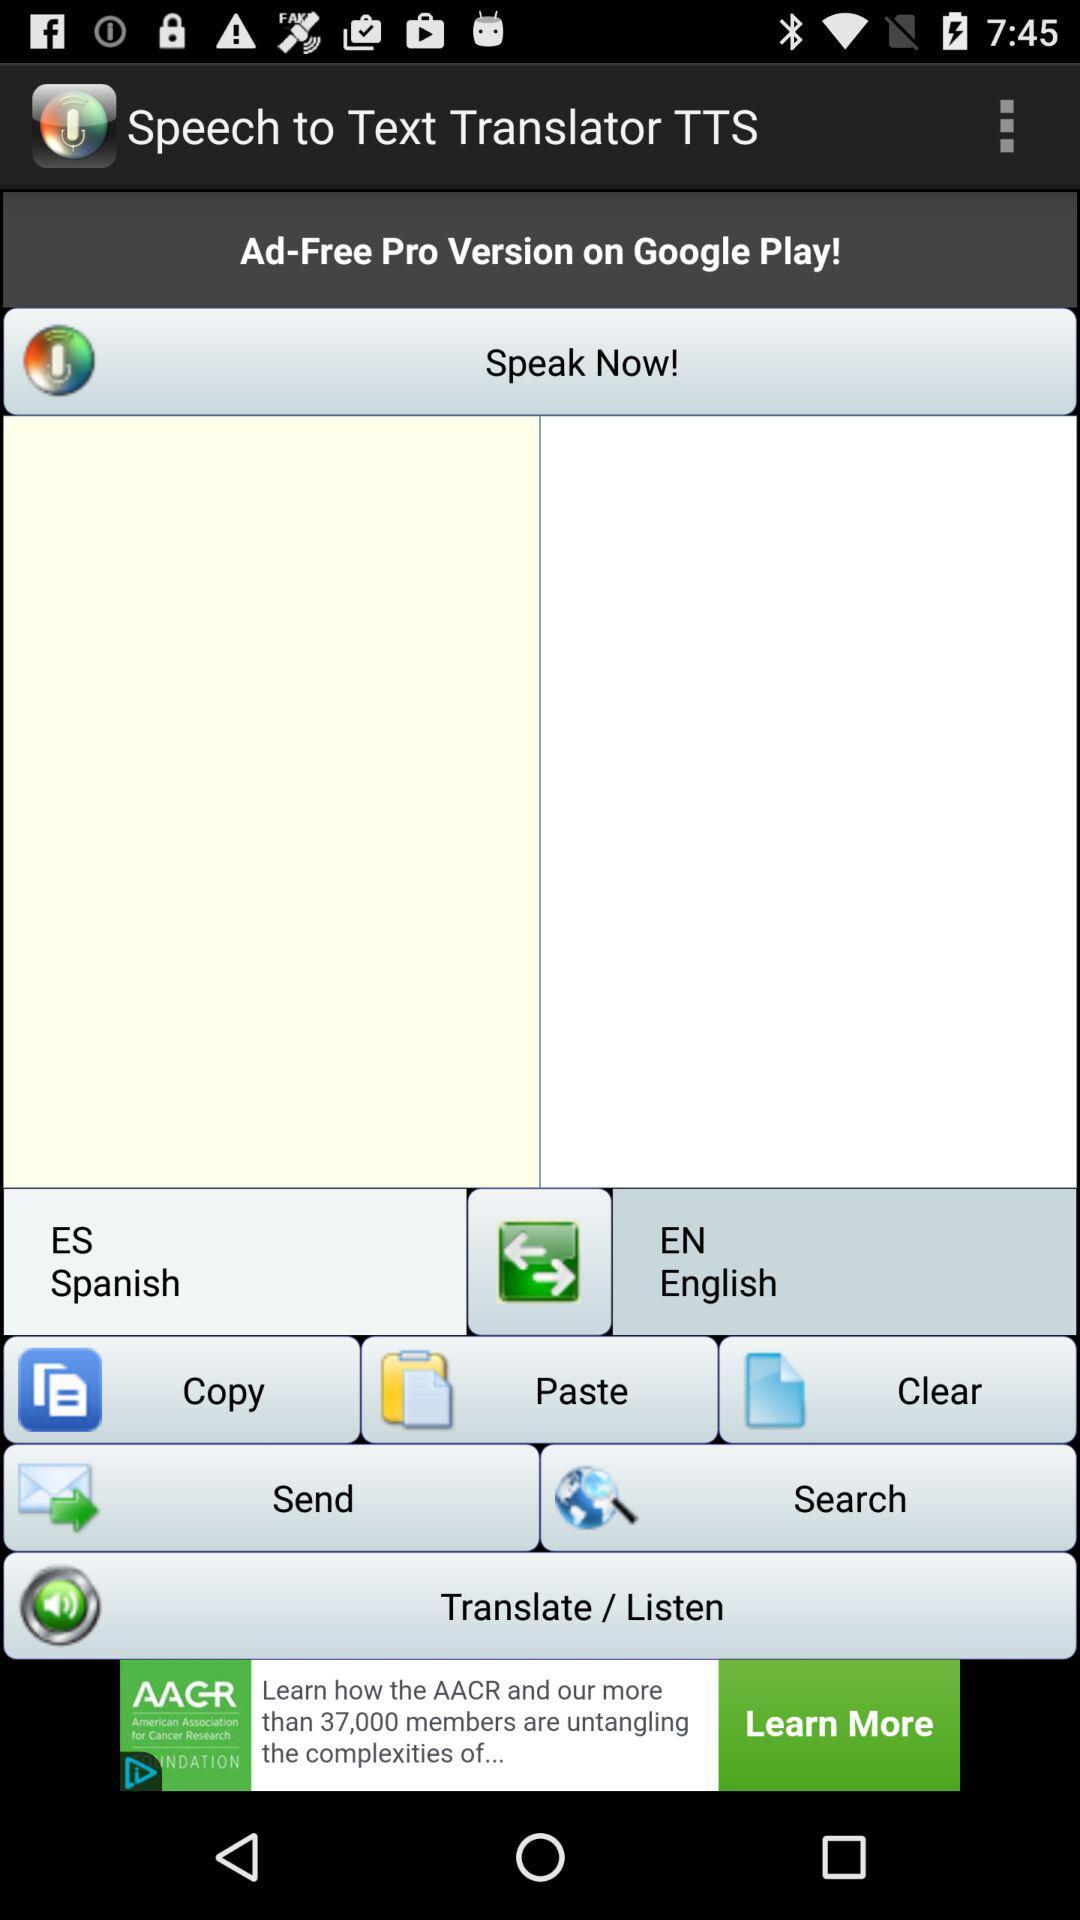 Image resolution: width=1080 pixels, height=1920 pixels. I want to click on swap languages, so click(538, 1260).